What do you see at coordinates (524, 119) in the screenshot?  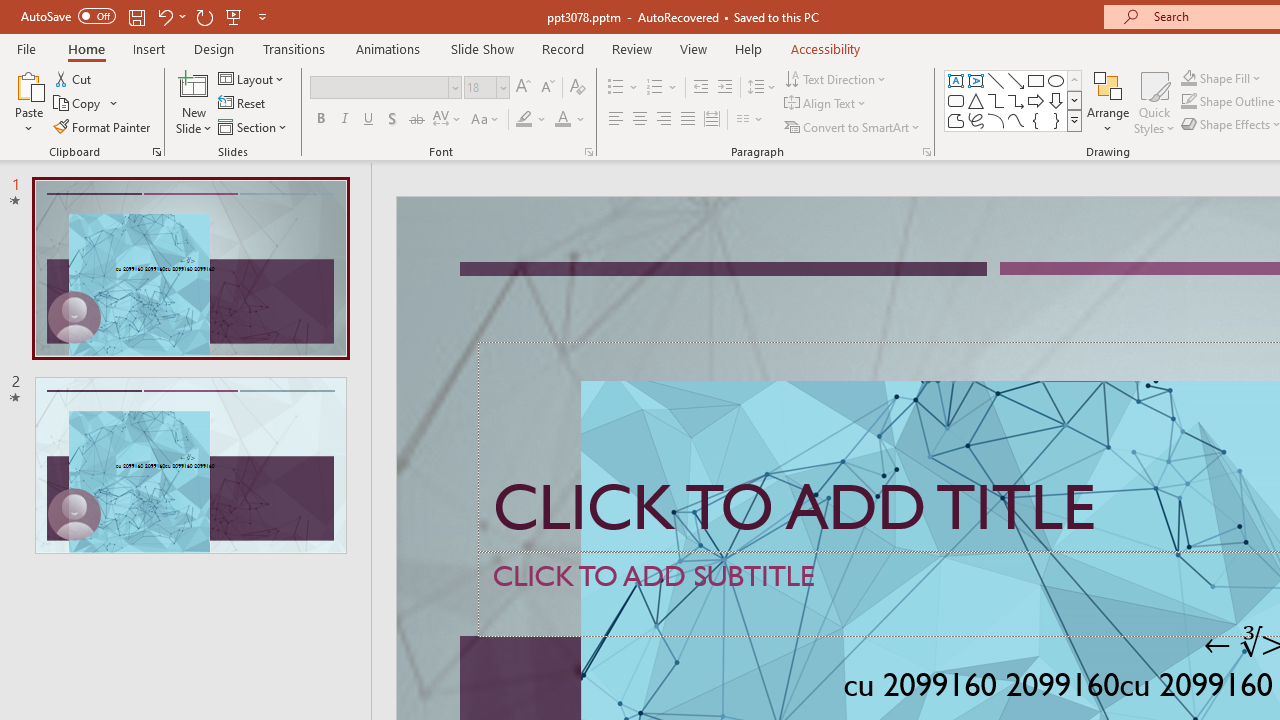 I see `'Text Highlight Color Yellow'` at bounding box center [524, 119].